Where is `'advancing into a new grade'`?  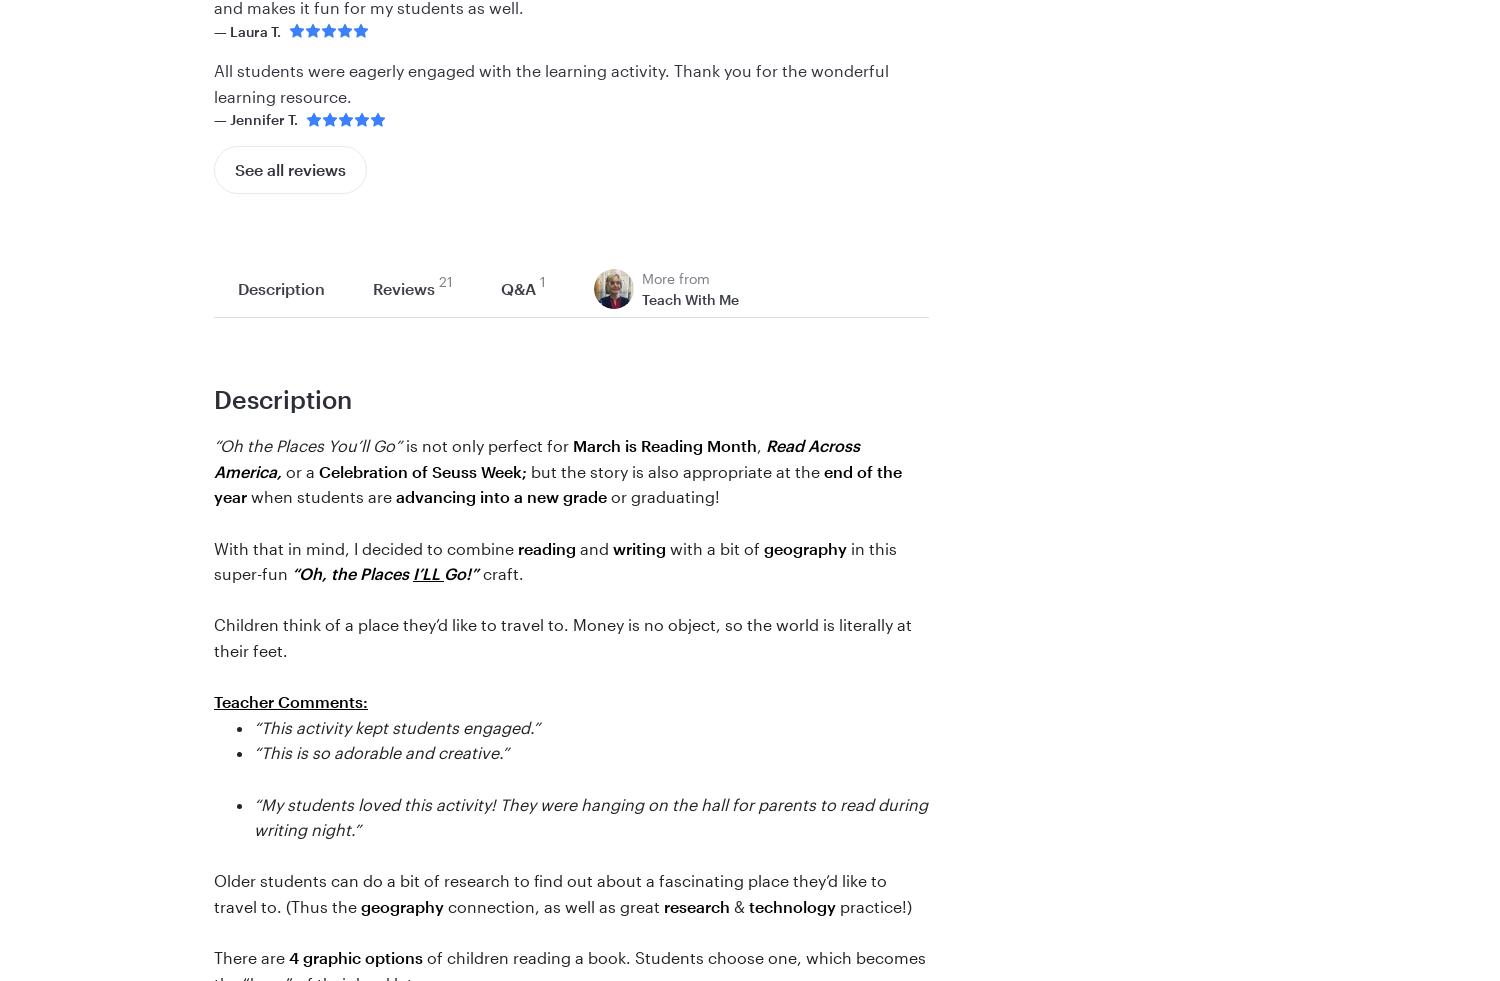 'advancing into a new grade' is located at coordinates (501, 496).